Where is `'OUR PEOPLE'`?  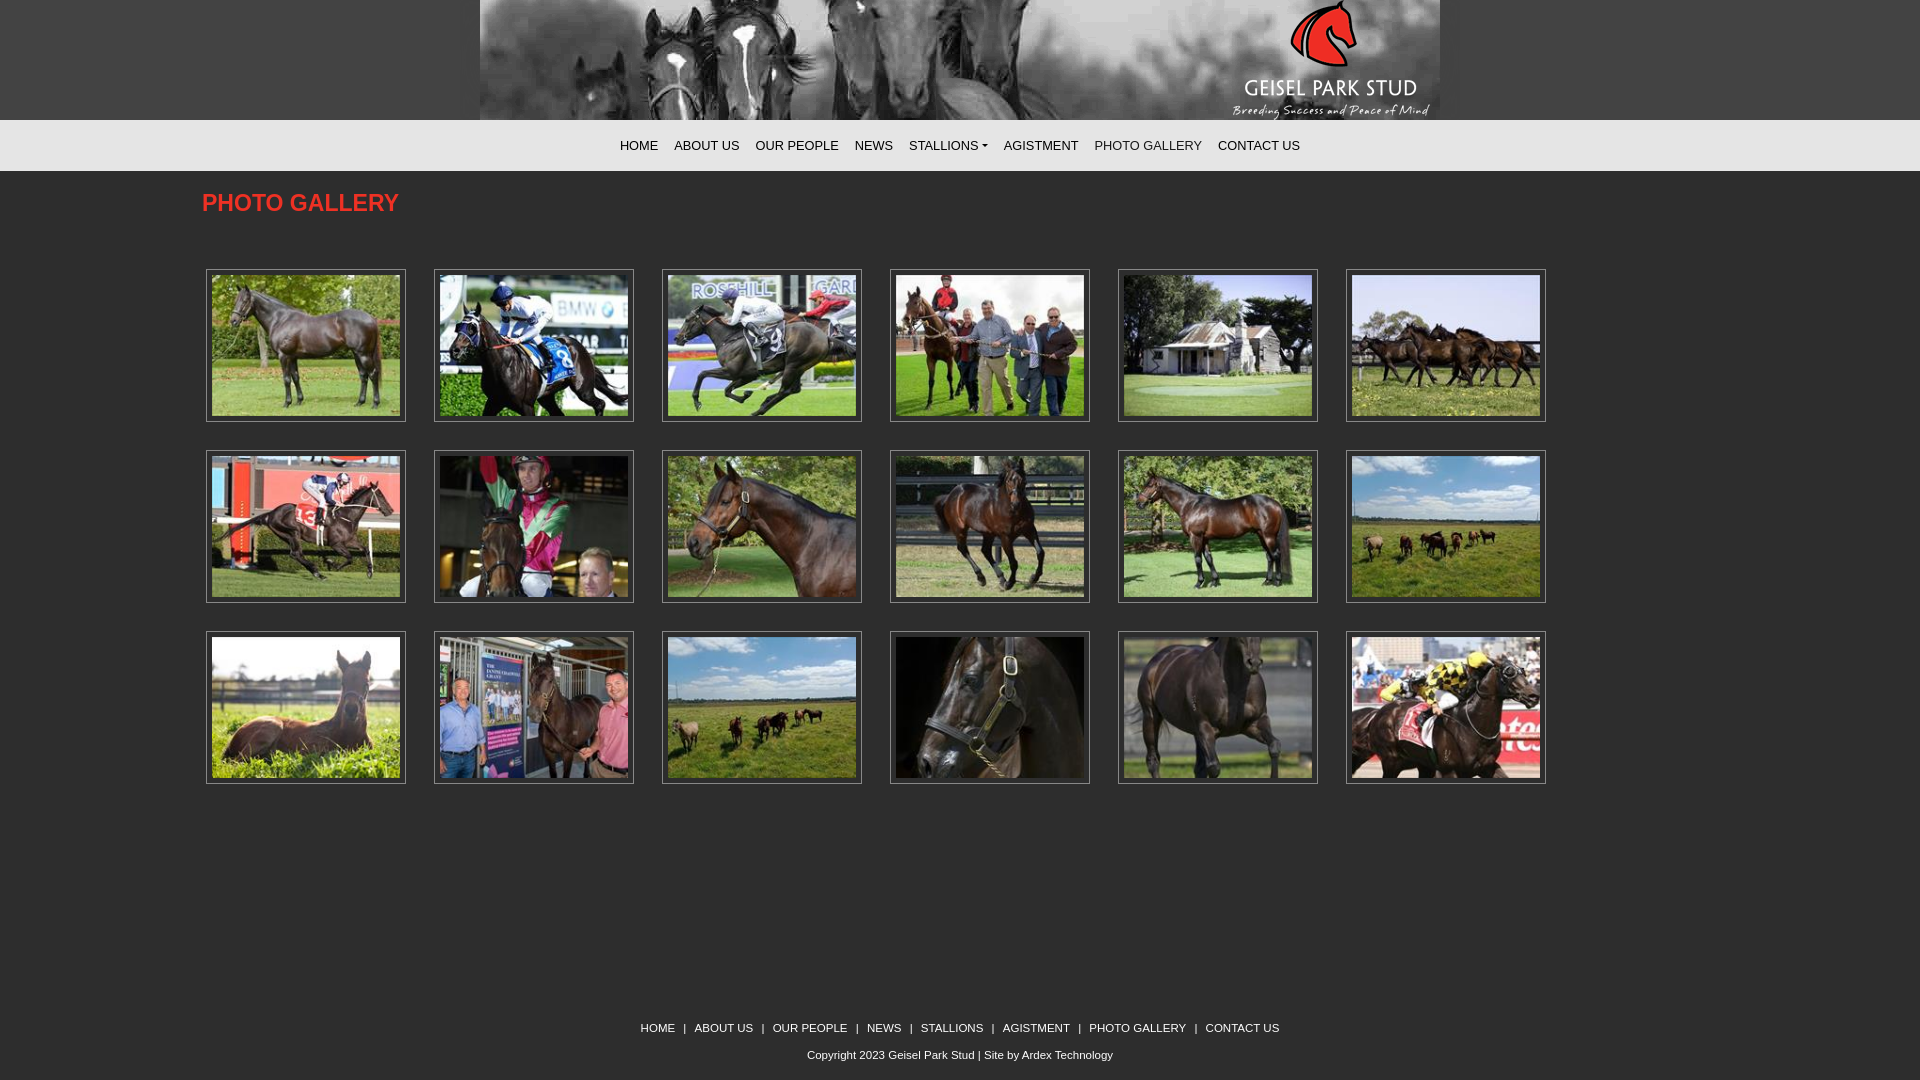 'OUR PEOPLE' is located at coordinates (810, 1028).